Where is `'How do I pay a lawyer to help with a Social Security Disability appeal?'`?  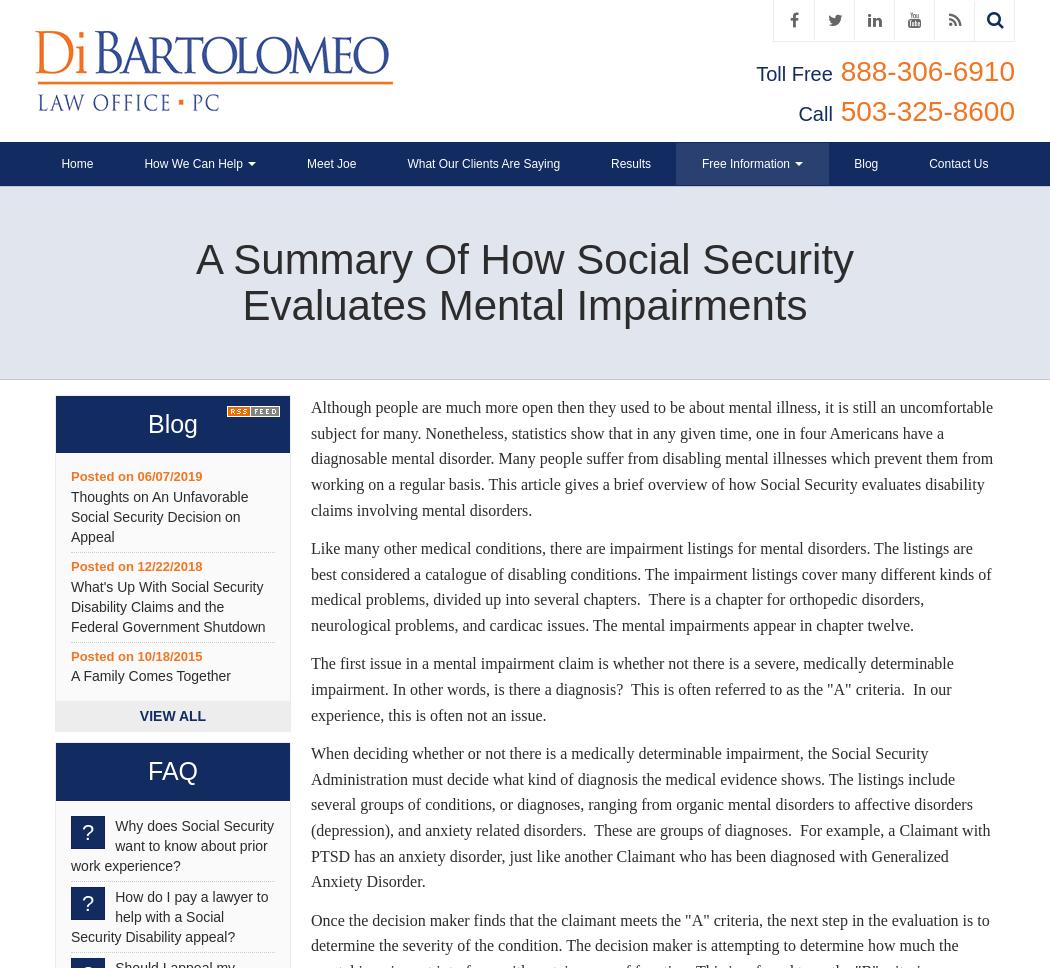 'How do I pay a lawyer to help with a Social Security Disability appeal?' is located at coordinates (169, 916).